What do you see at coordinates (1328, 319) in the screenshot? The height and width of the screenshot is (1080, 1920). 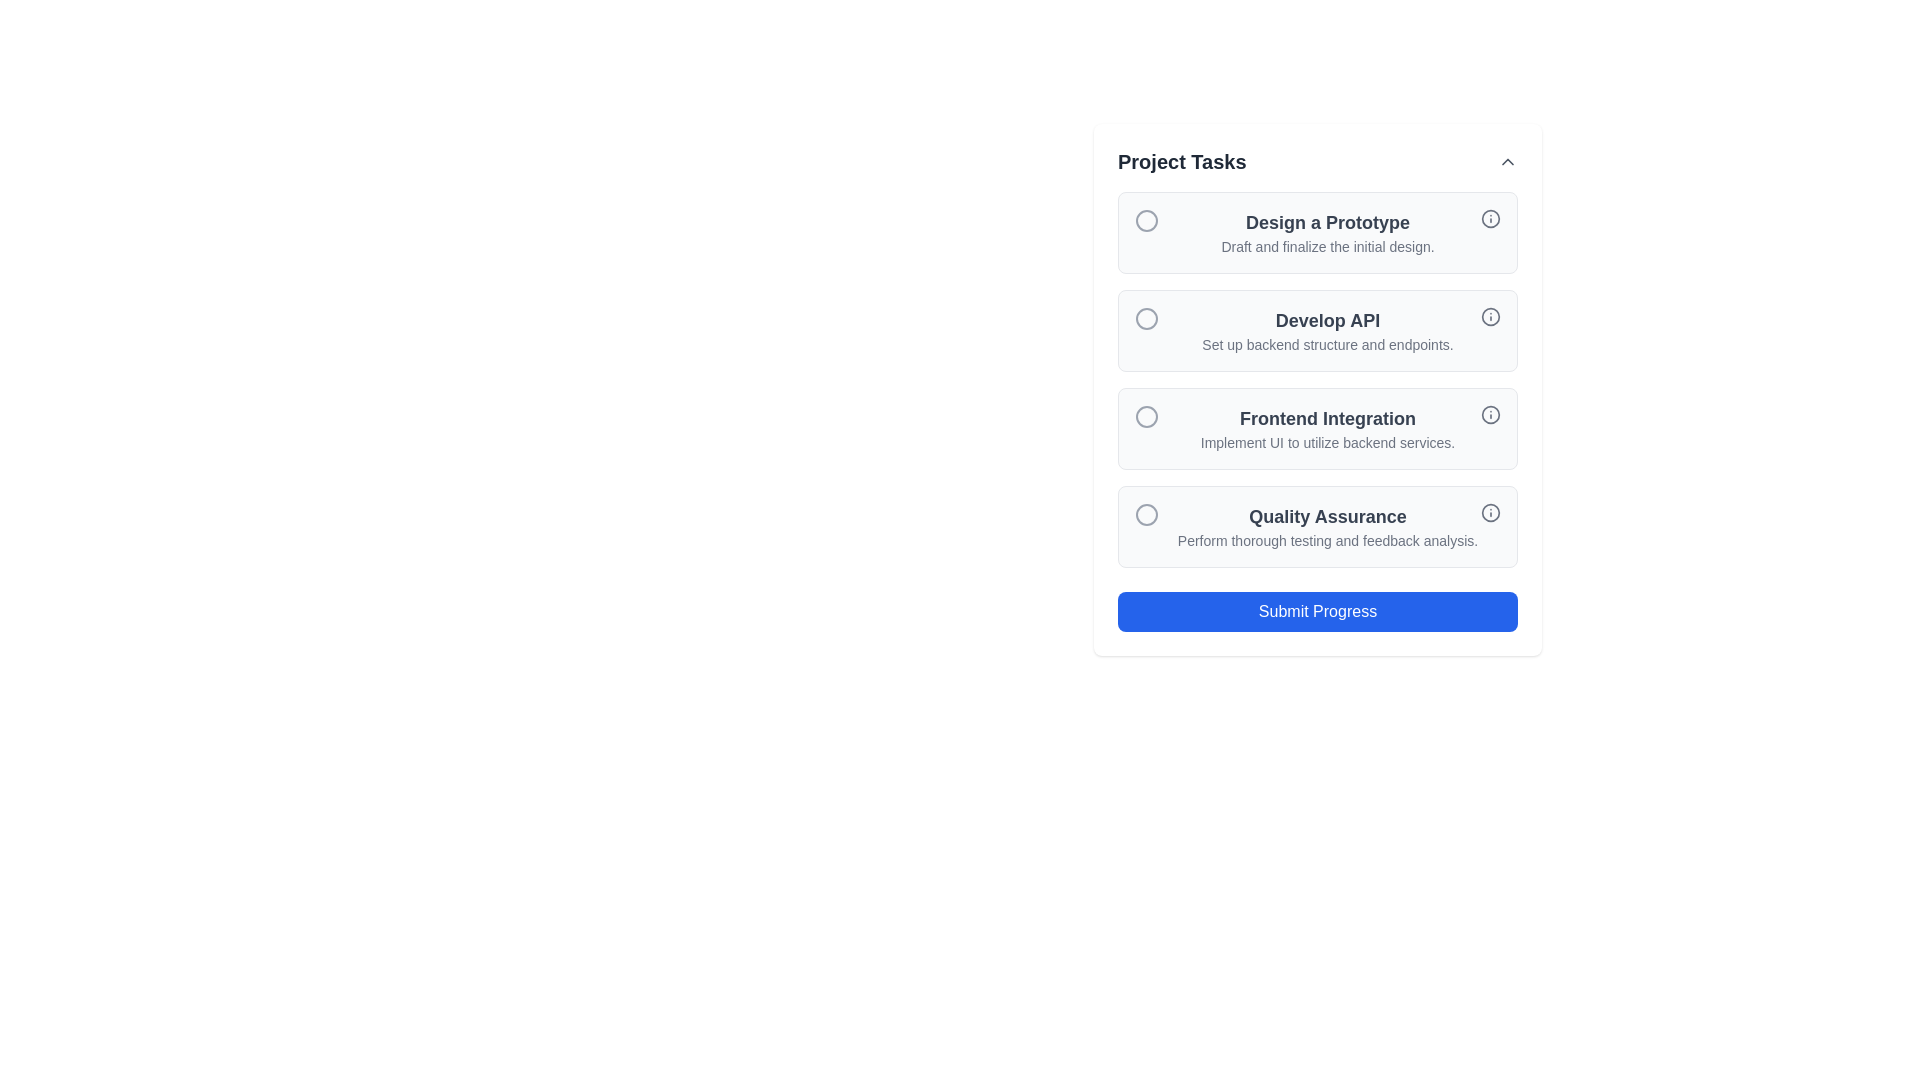 I see `the header label for the second task list item titled 'Set up backend structure and endpoints.' in the 'Project Tasks' card` at bounding box center [1328, 319].